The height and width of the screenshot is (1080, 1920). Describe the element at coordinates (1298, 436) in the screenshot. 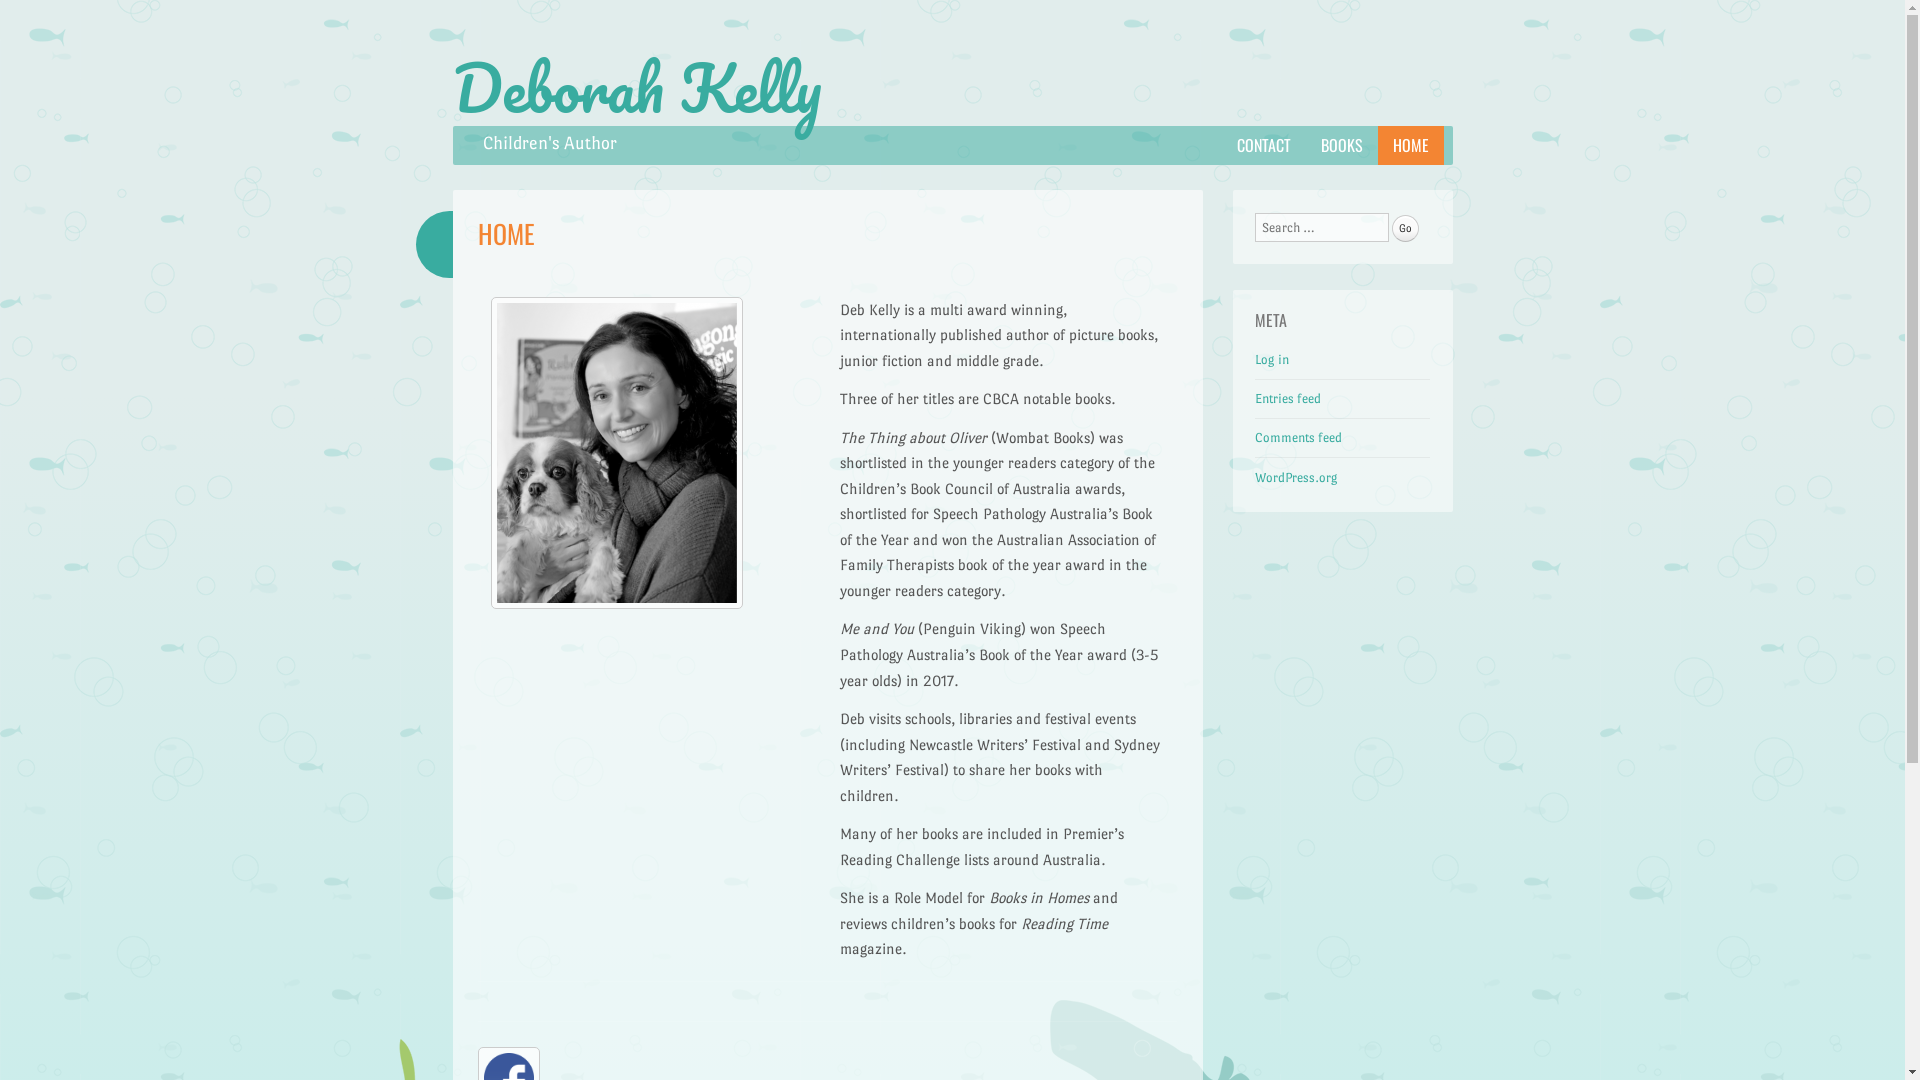

I see `'Comments feed'` at that location.